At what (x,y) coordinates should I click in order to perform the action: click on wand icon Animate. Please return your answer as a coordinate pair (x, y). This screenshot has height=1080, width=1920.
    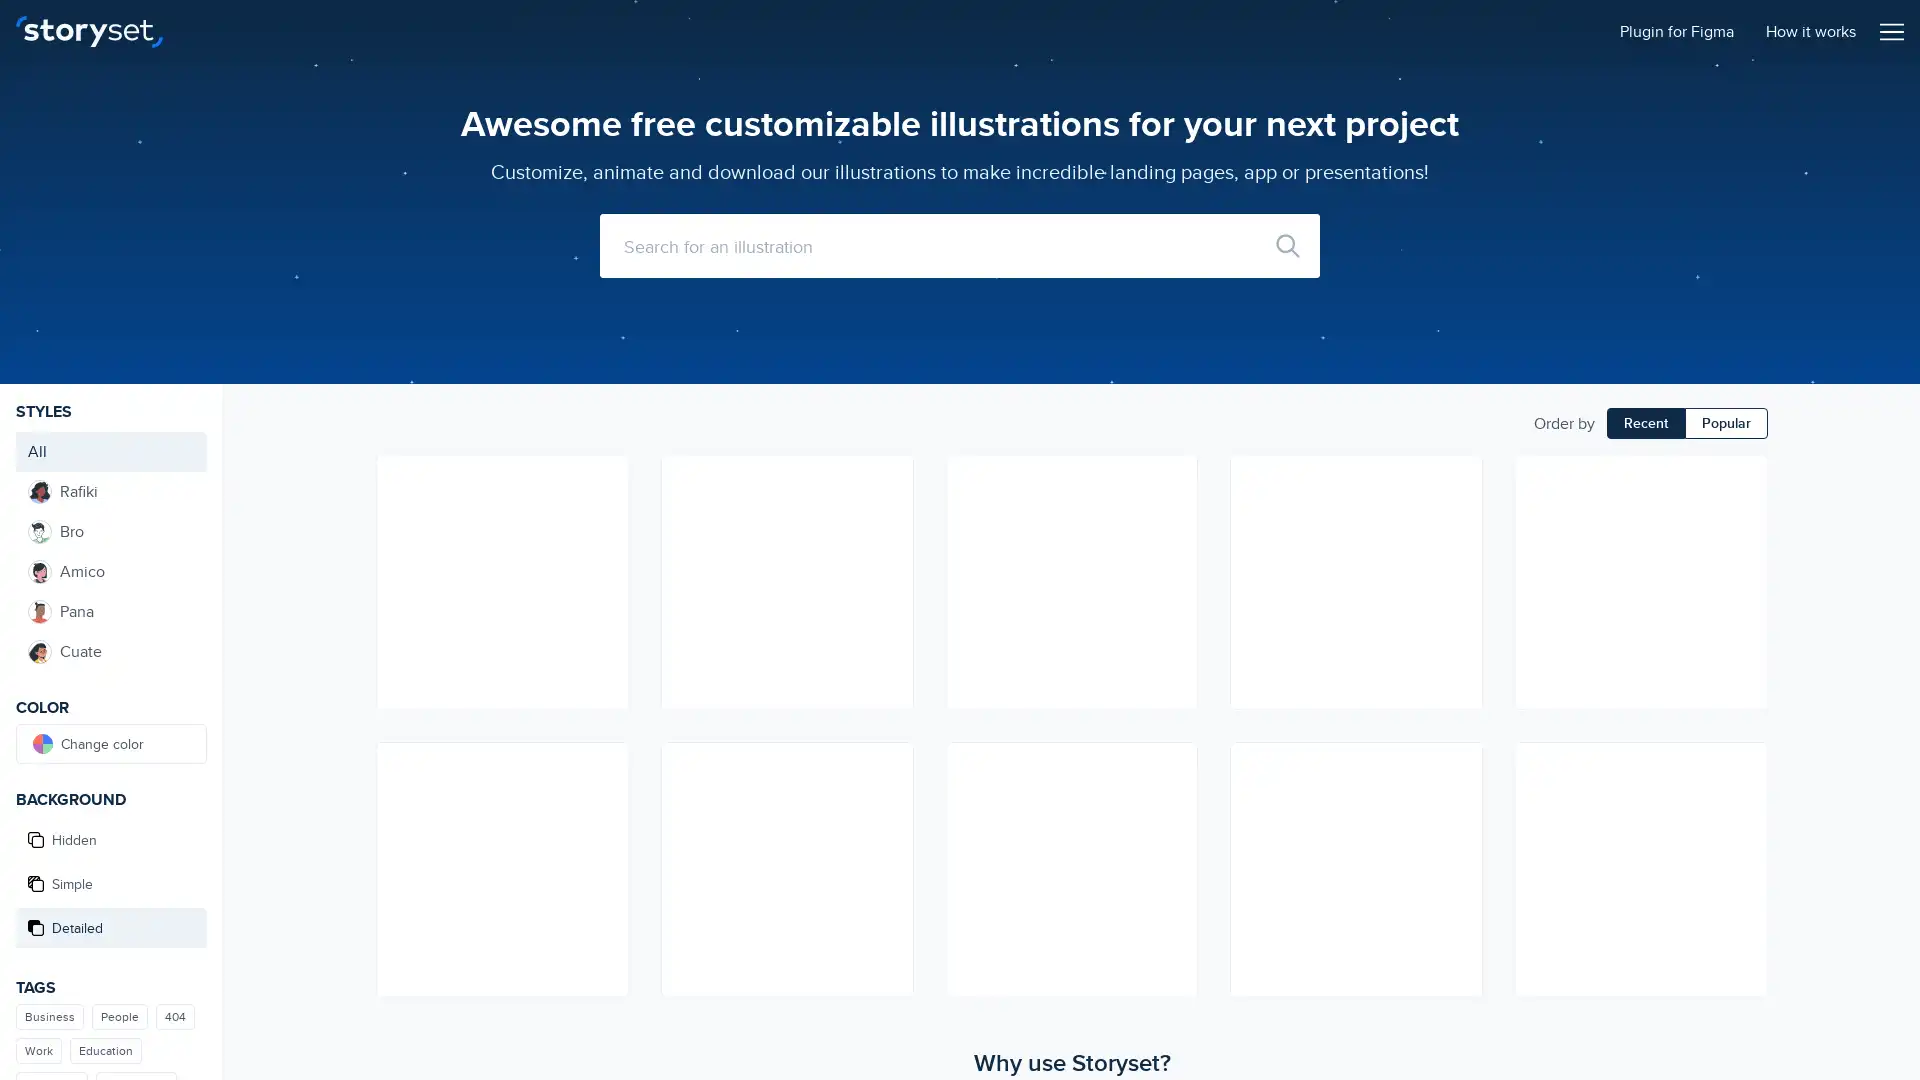
    Looking at the image, I should click on (1172, 479).